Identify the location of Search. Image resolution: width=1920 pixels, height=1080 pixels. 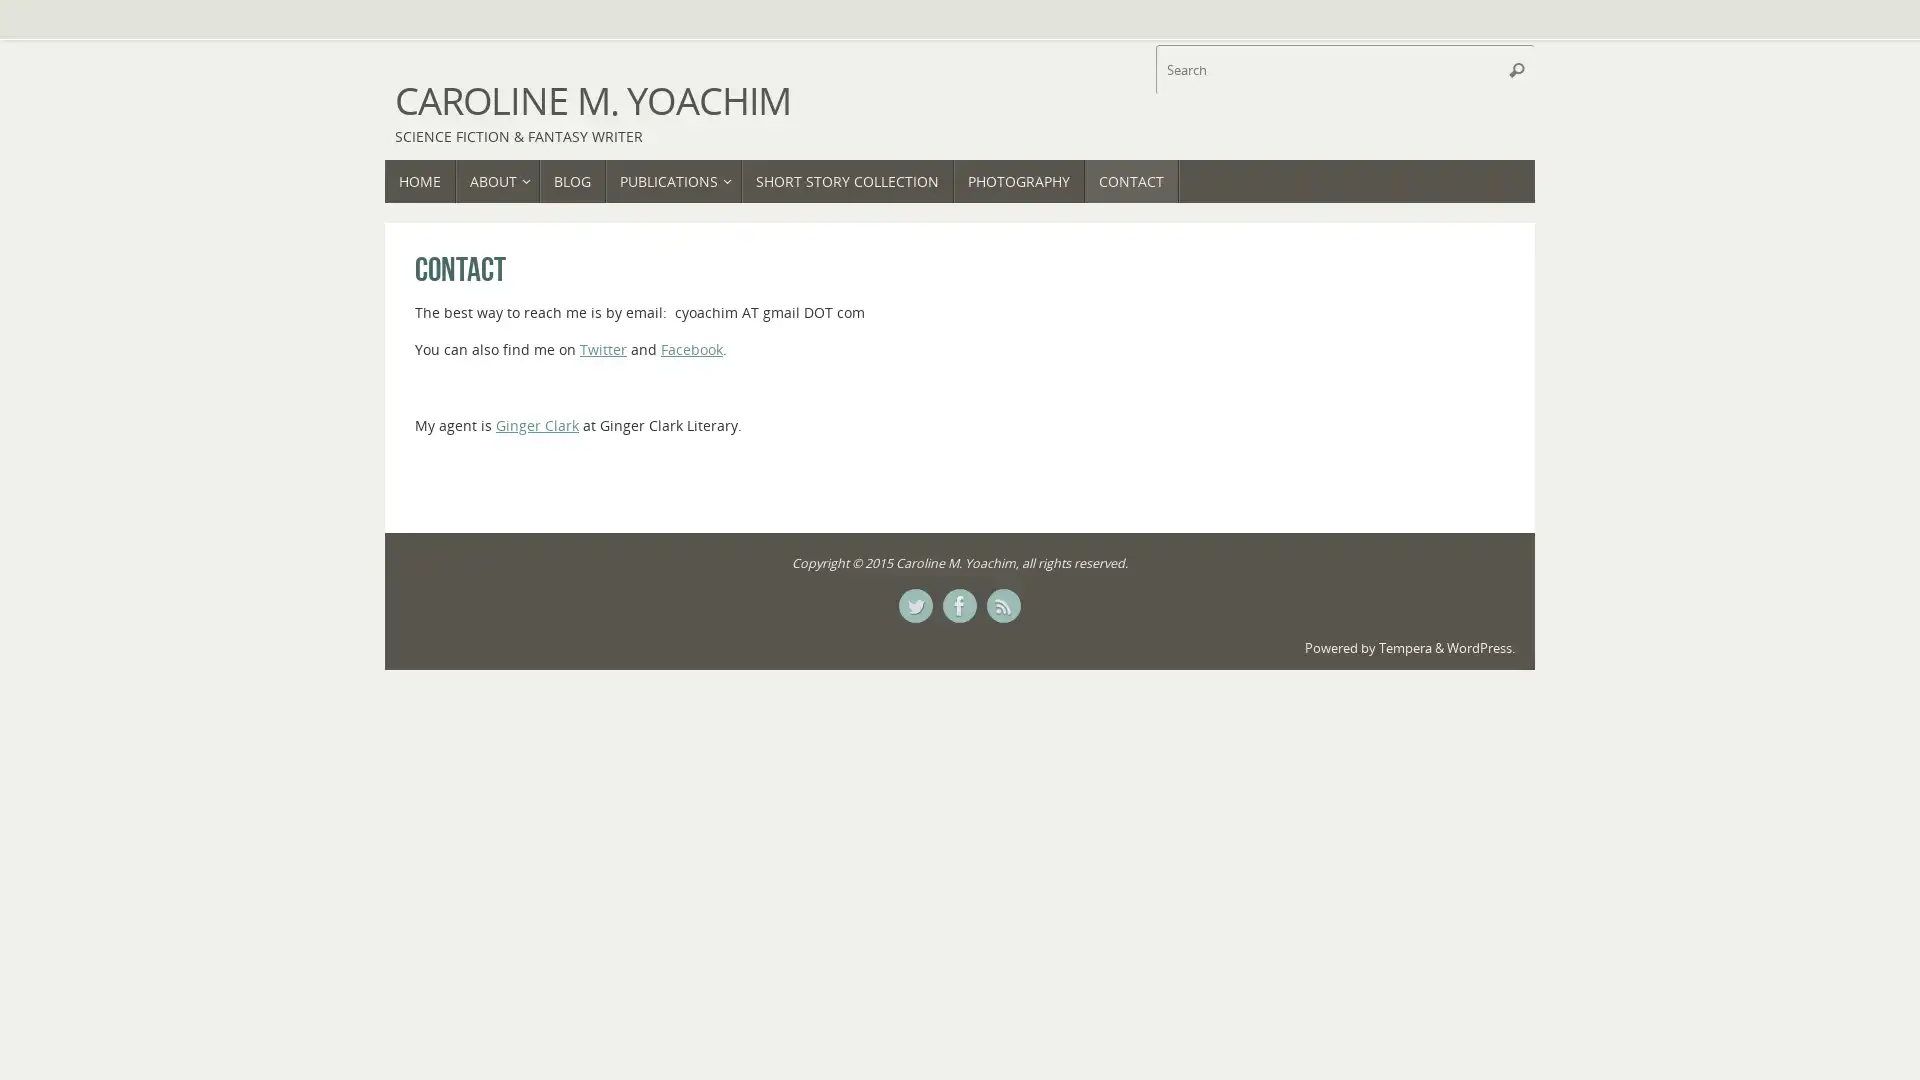
(1516, 68).